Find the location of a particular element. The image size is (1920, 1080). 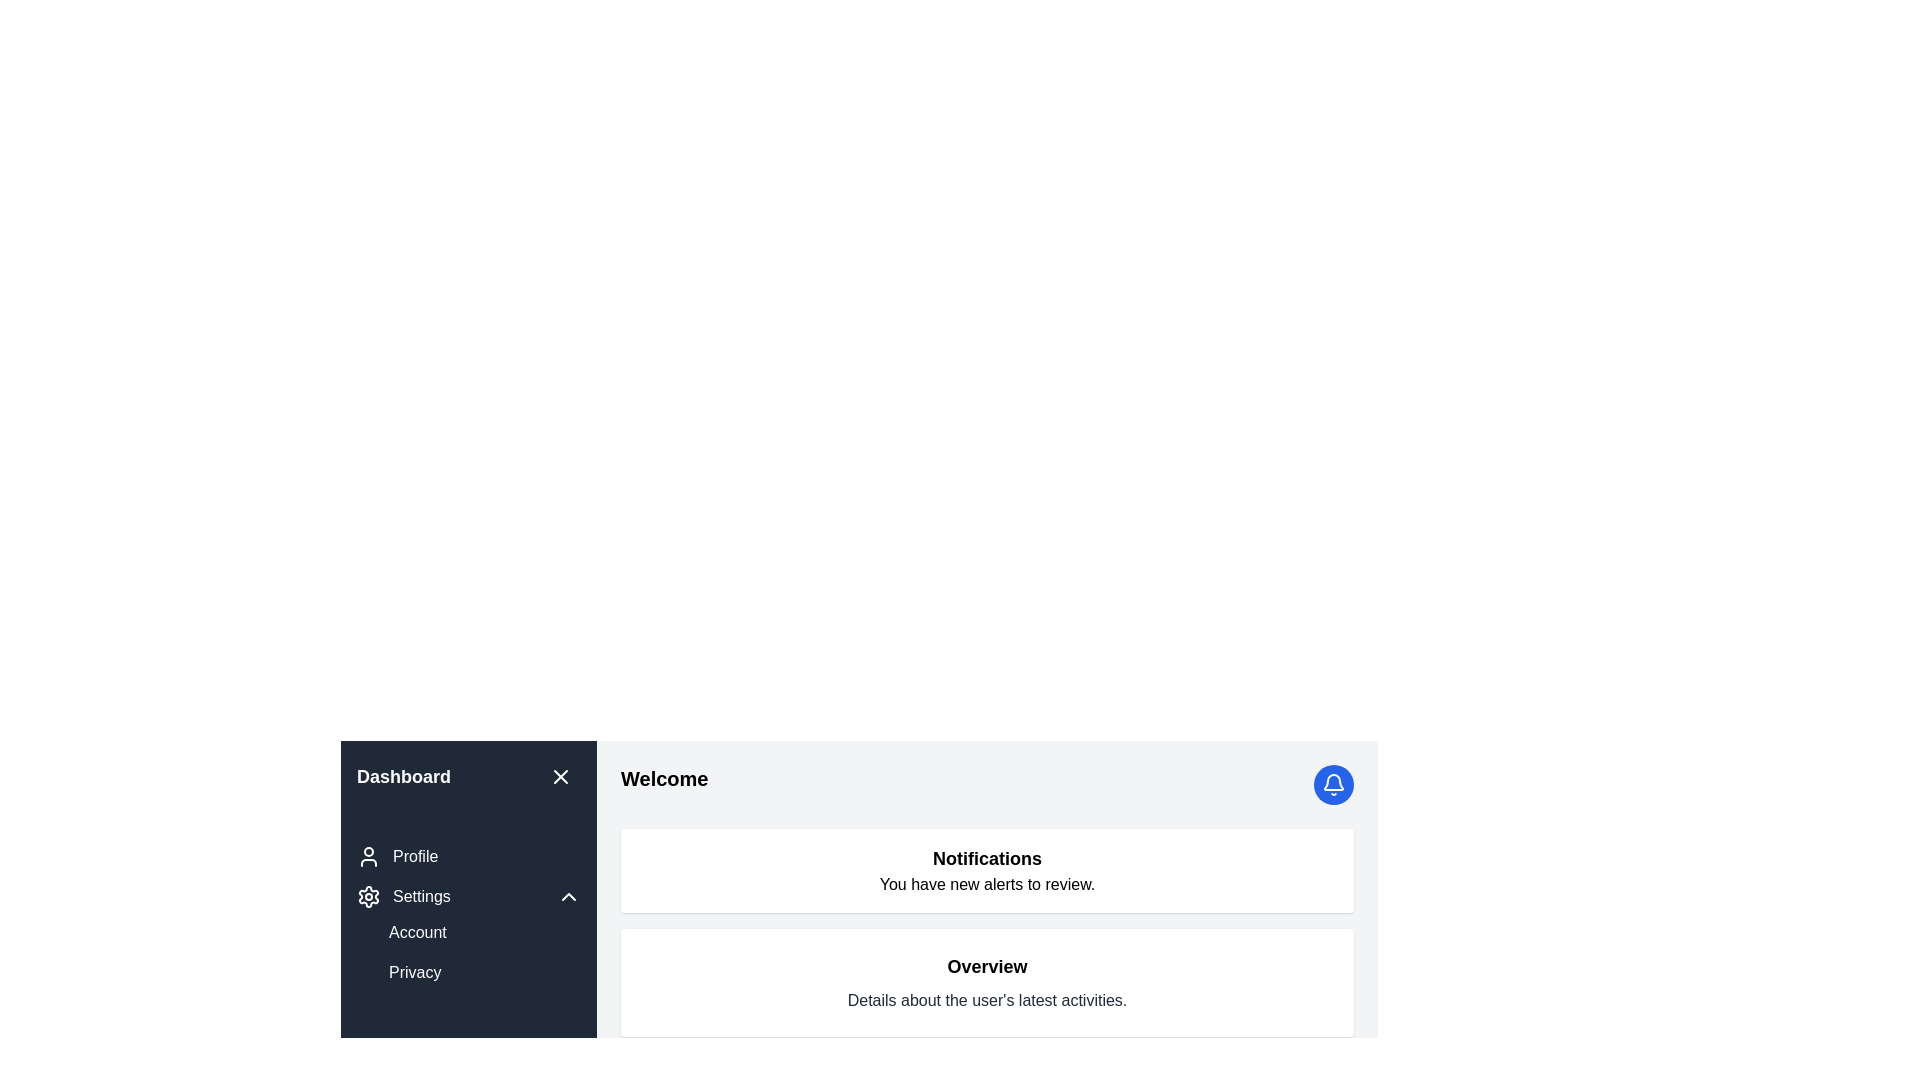

the bell-shaped notification icon located in the top-right corner of the main content area is located at coordinates (1334, 784).